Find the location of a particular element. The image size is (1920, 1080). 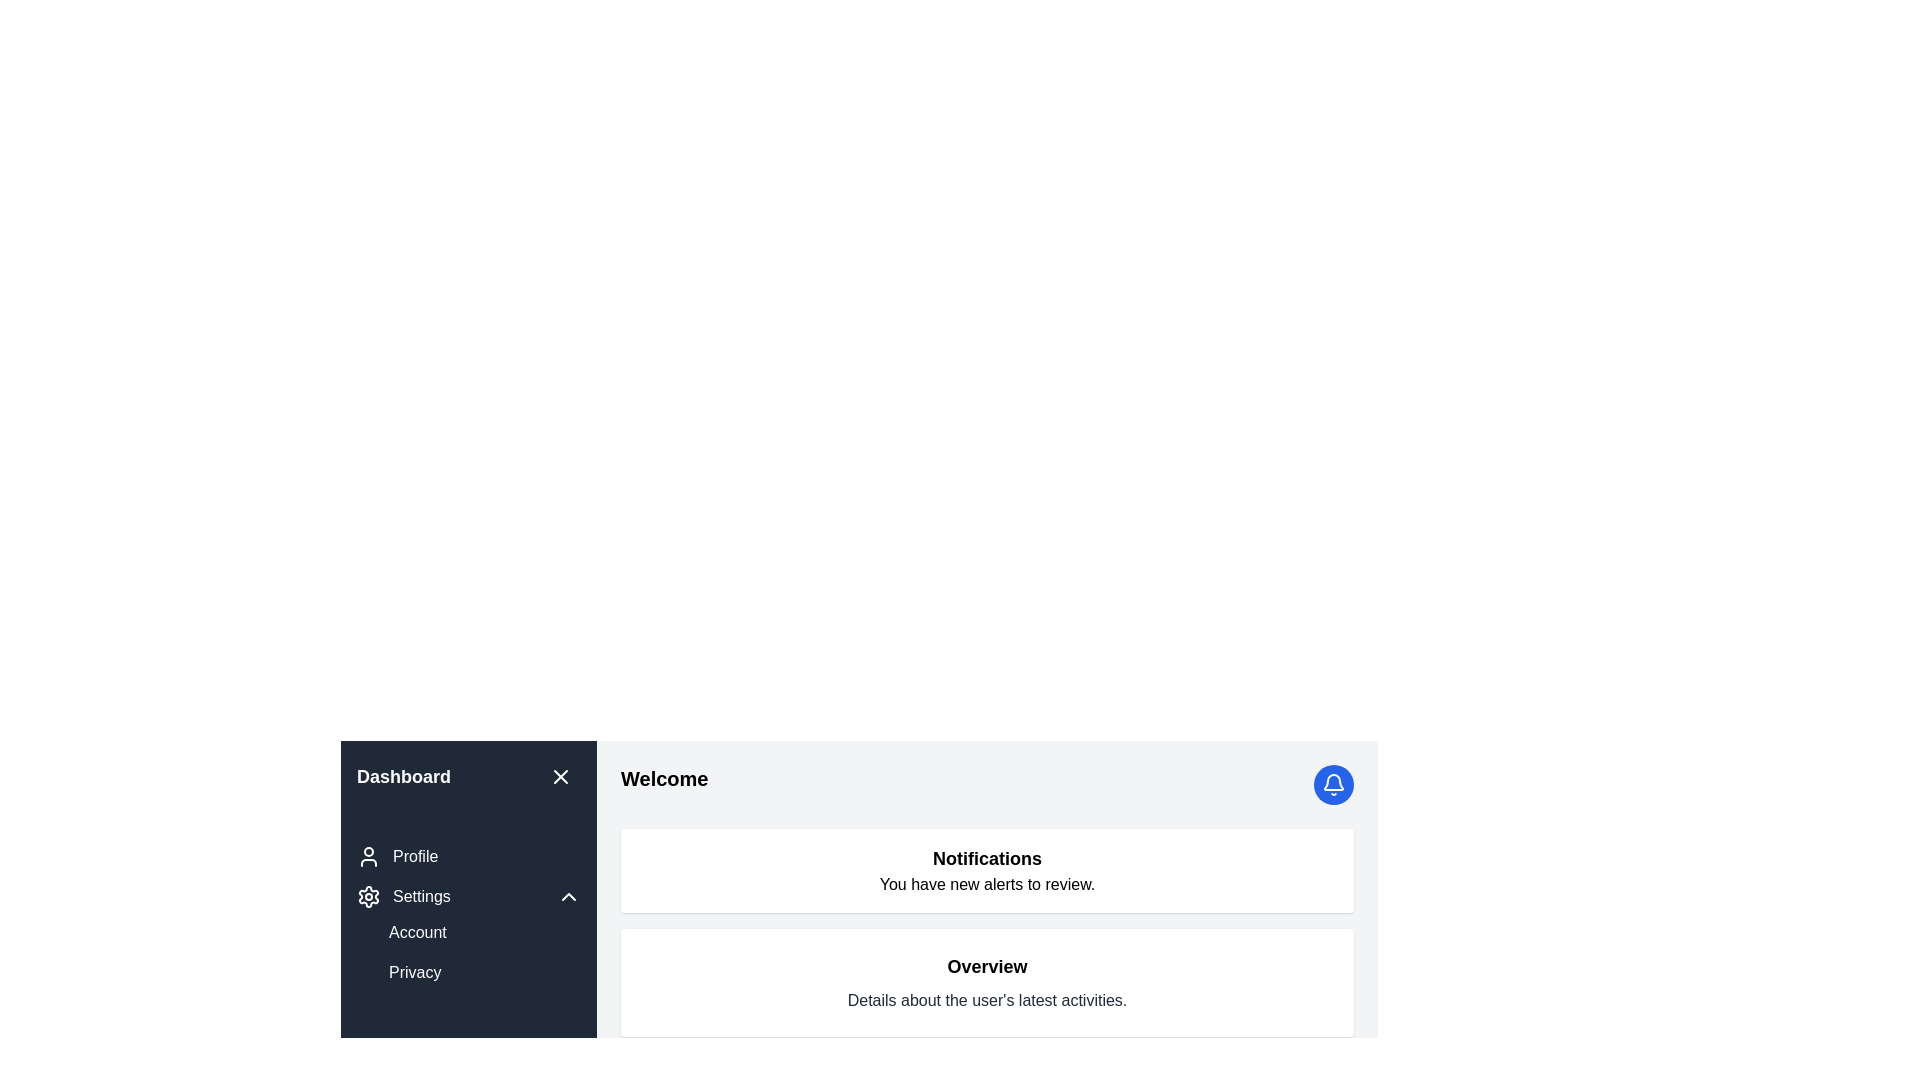

the bell-shaped notification icon located in the top-right corner of the main content area is located at coordinates (1334, 784).